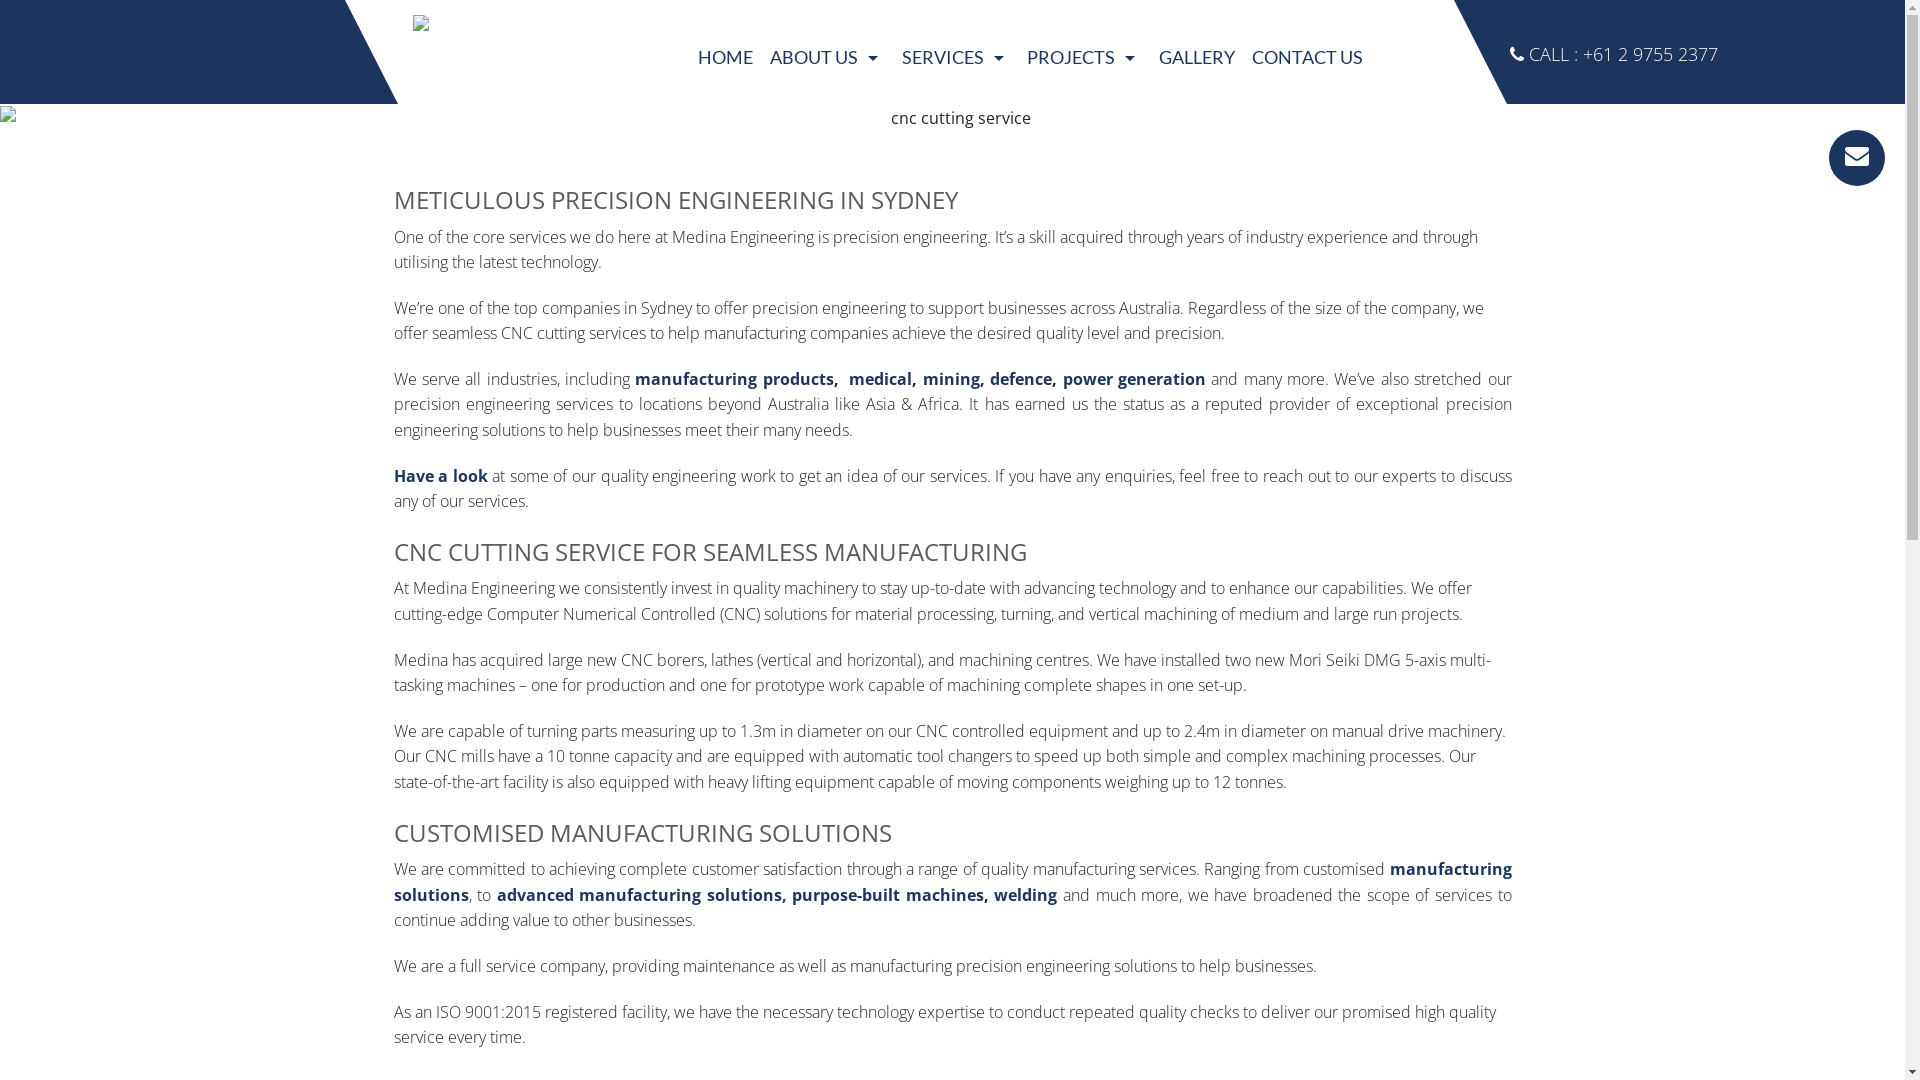 The image size is (1920, 1080). What do you see at coordinates (1083, 252) in the screenshot?
I see `'MINING'` at bounding box center [1083, 252].